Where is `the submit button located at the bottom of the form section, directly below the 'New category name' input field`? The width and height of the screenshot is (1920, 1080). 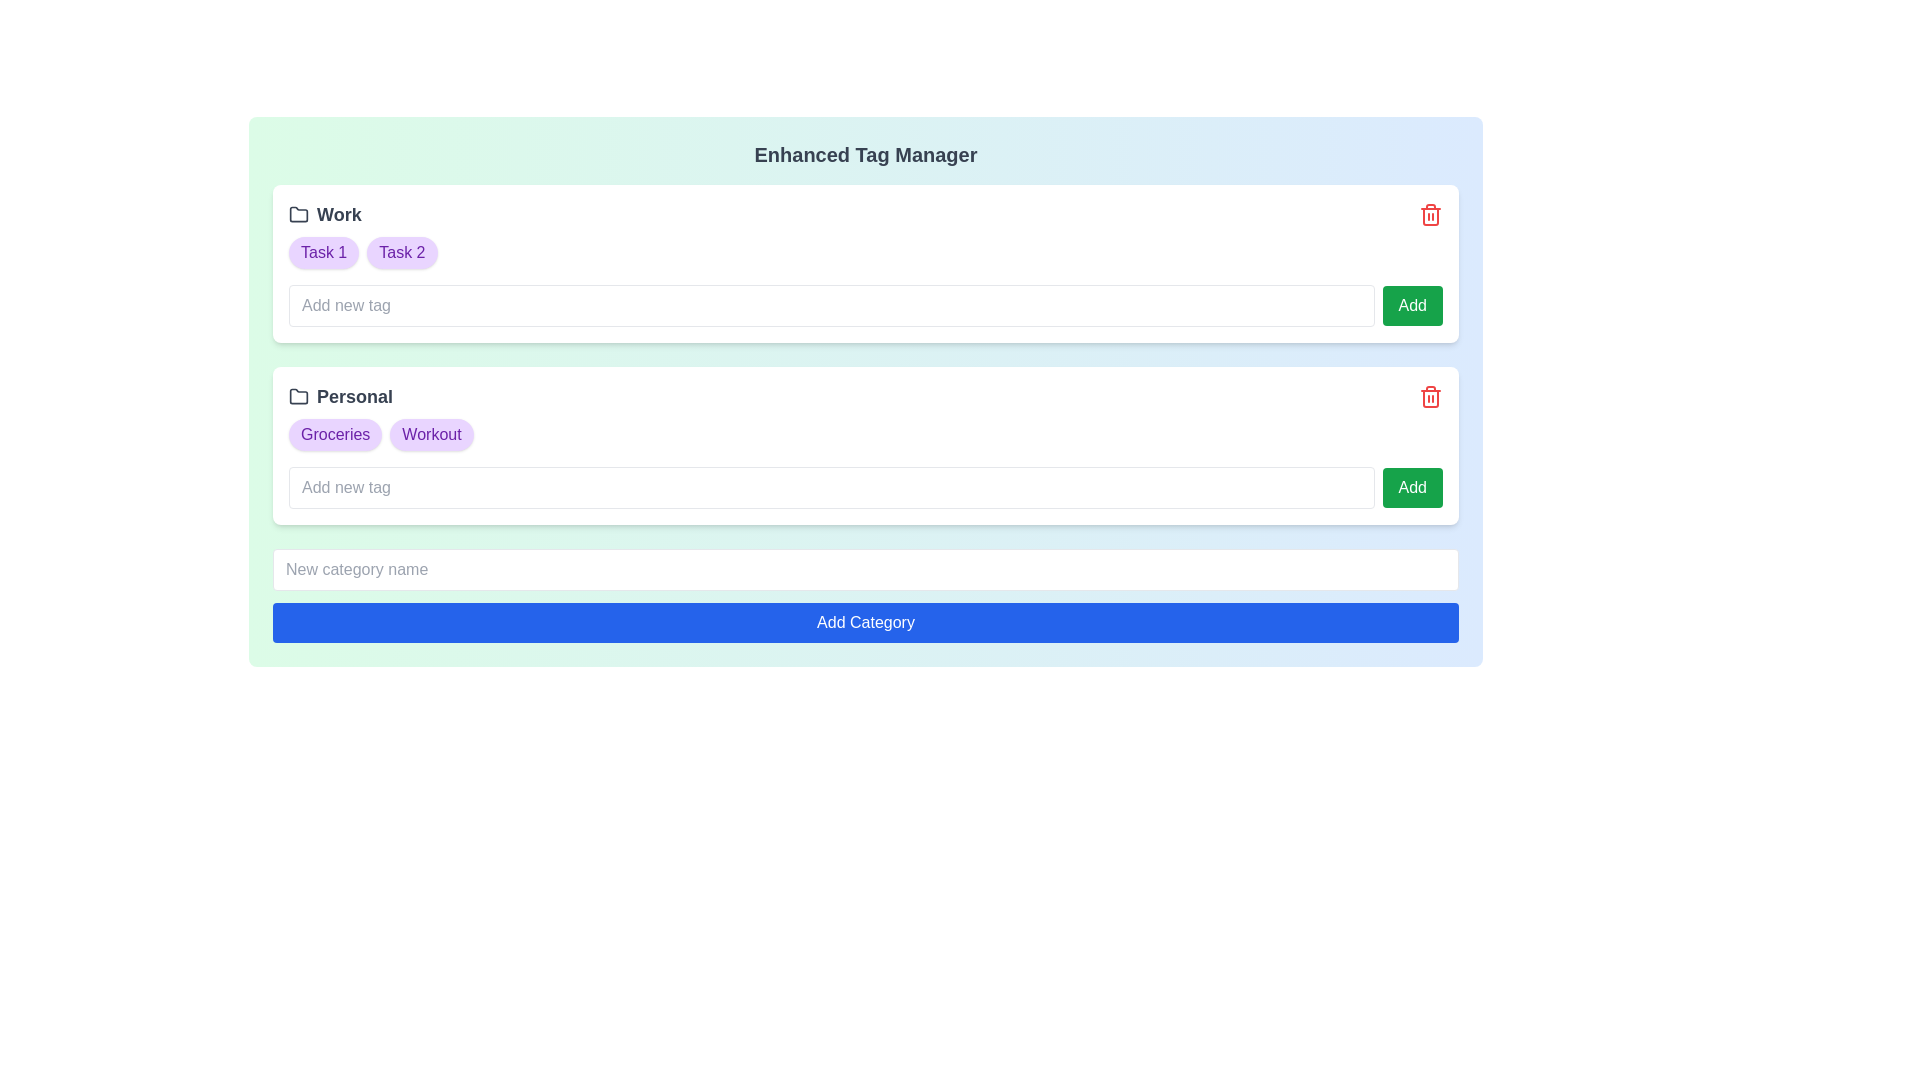 the submit button located at the bottom of the form section, directly below the 'New category name' input field is located at coordinates (865, 622).